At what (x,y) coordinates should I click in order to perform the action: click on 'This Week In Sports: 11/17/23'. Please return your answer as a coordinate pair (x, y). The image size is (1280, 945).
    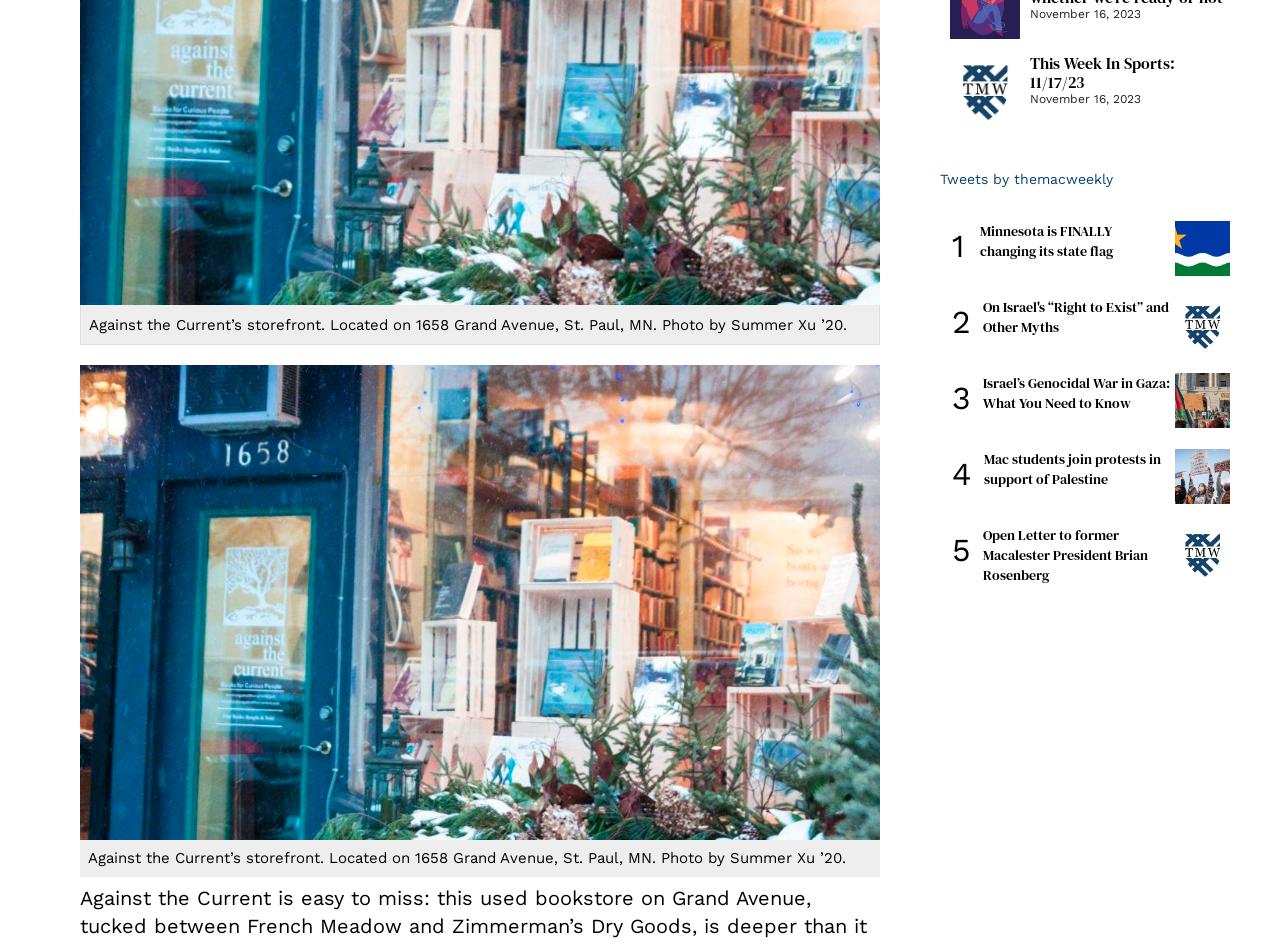
    Looking at the image, I should click on (1030, 70).